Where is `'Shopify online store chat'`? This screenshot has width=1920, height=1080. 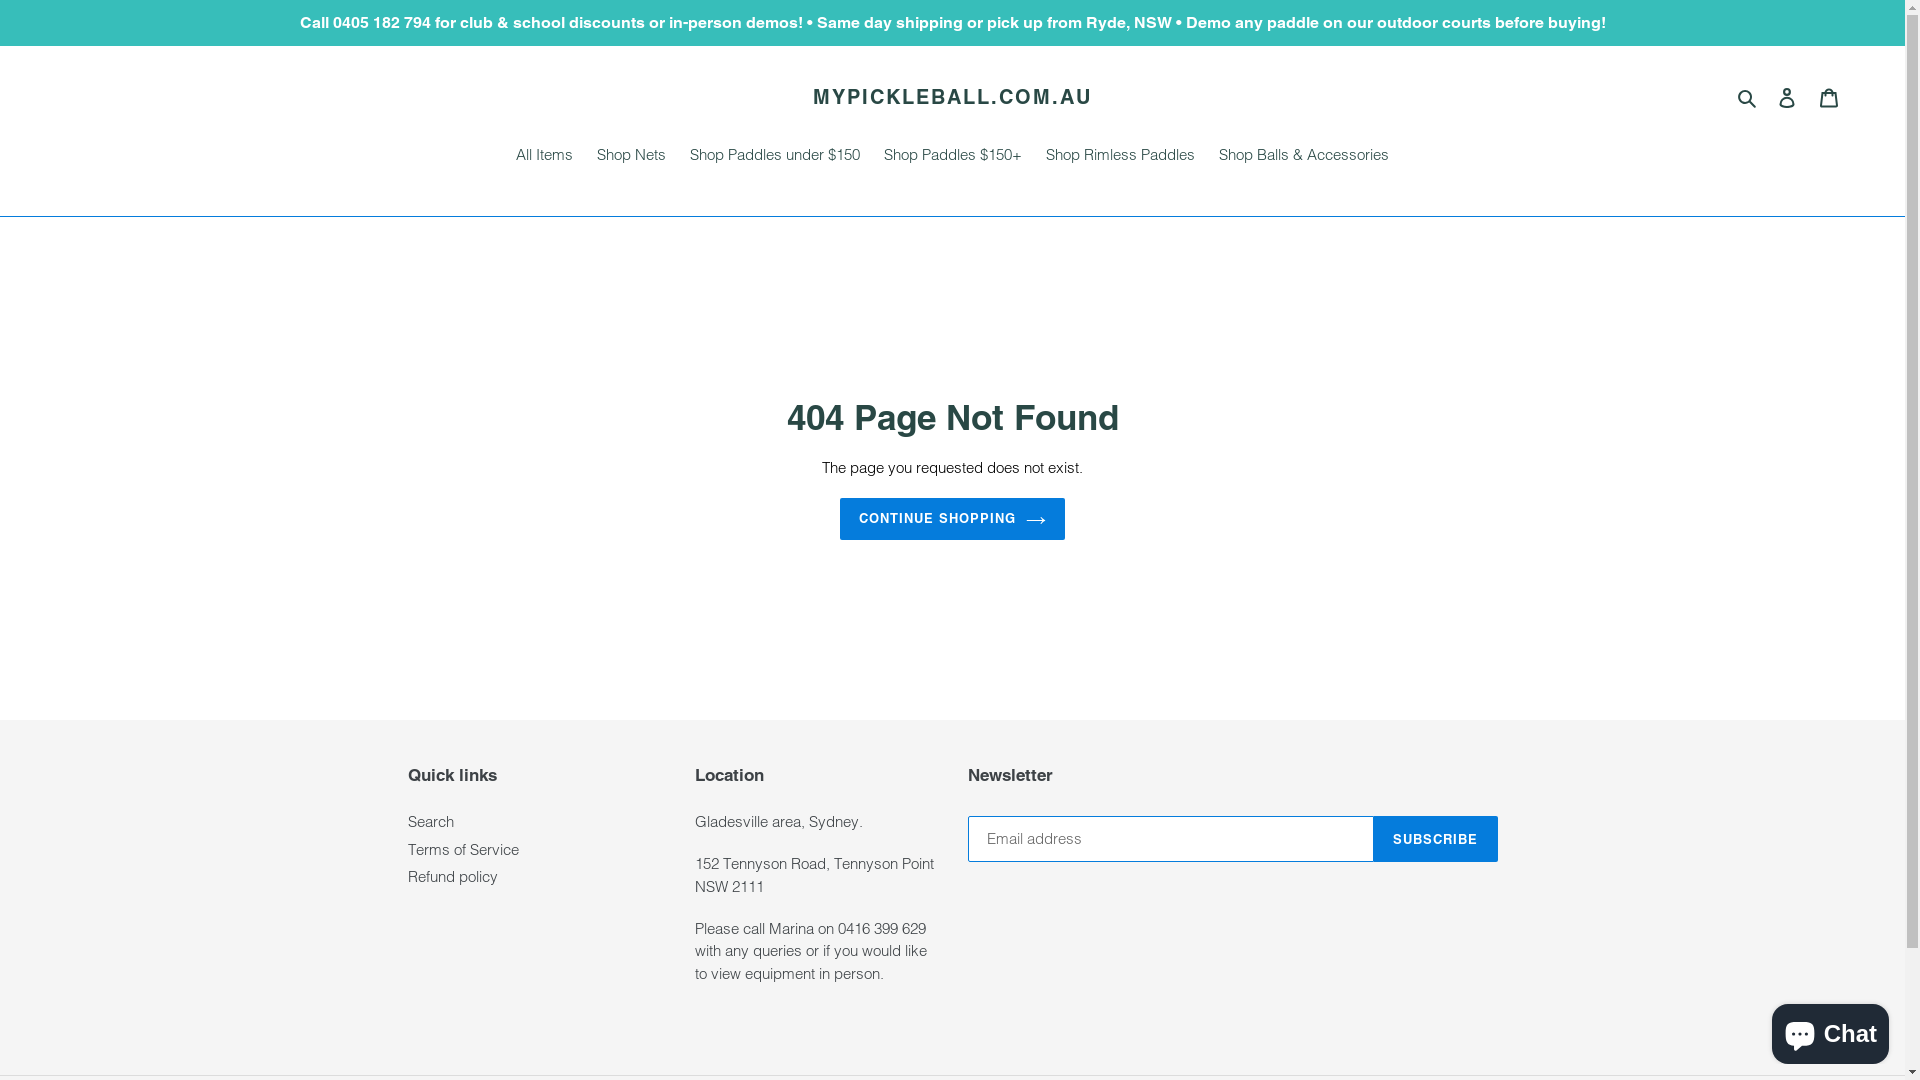
'Shopify online store chat' is located at coordinates (1766, 1029).